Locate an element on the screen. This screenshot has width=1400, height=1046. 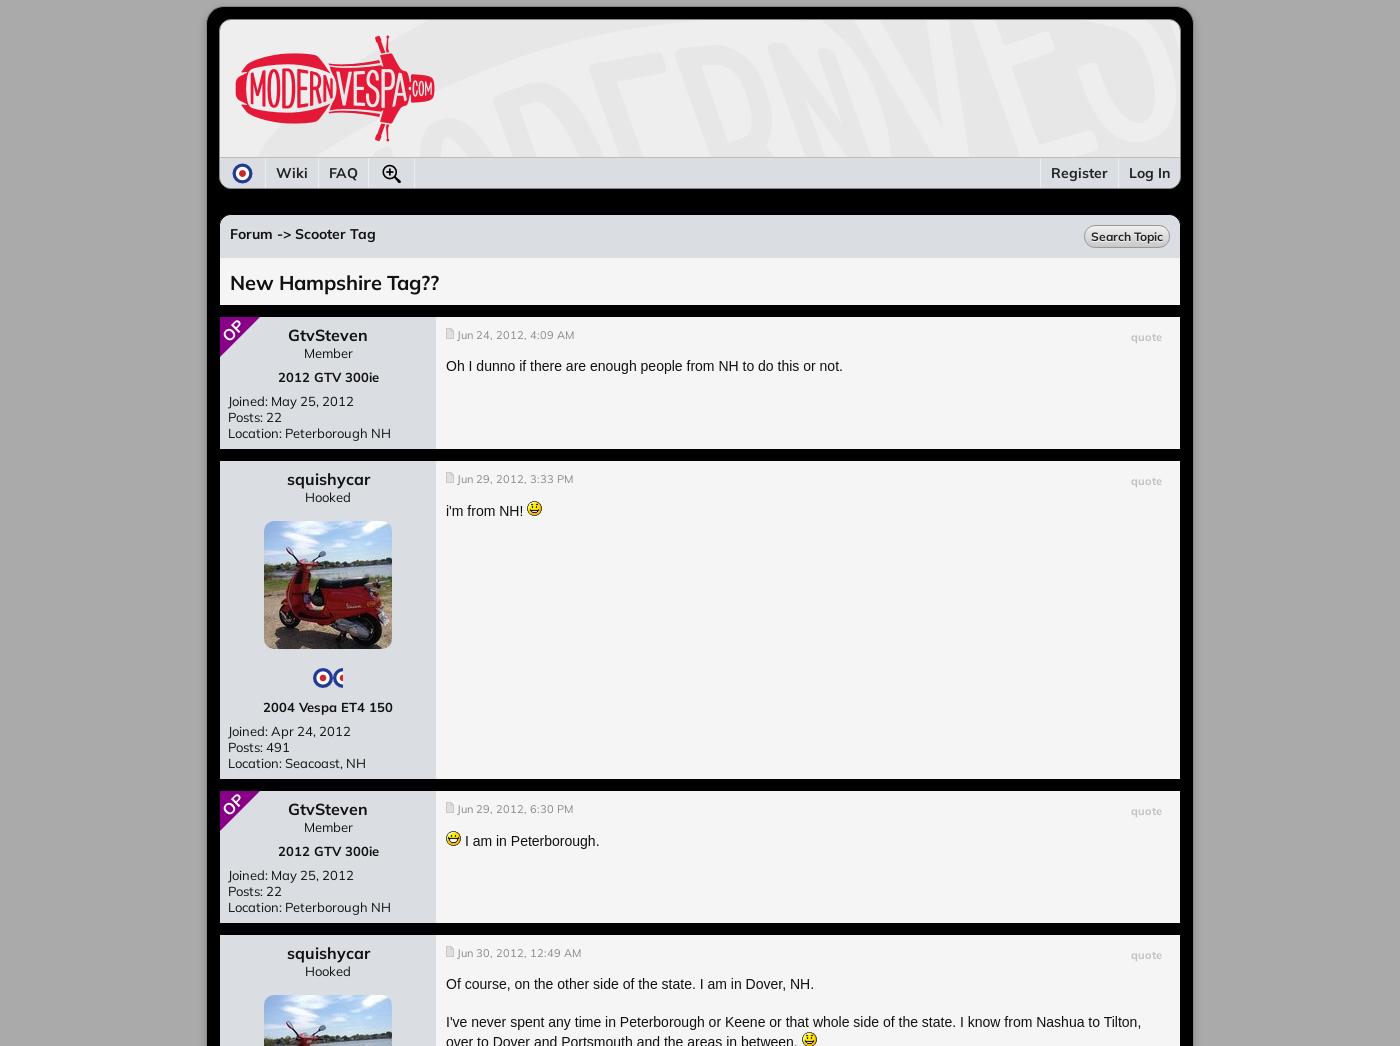
'Forum' is located at coordinates (251, 232).